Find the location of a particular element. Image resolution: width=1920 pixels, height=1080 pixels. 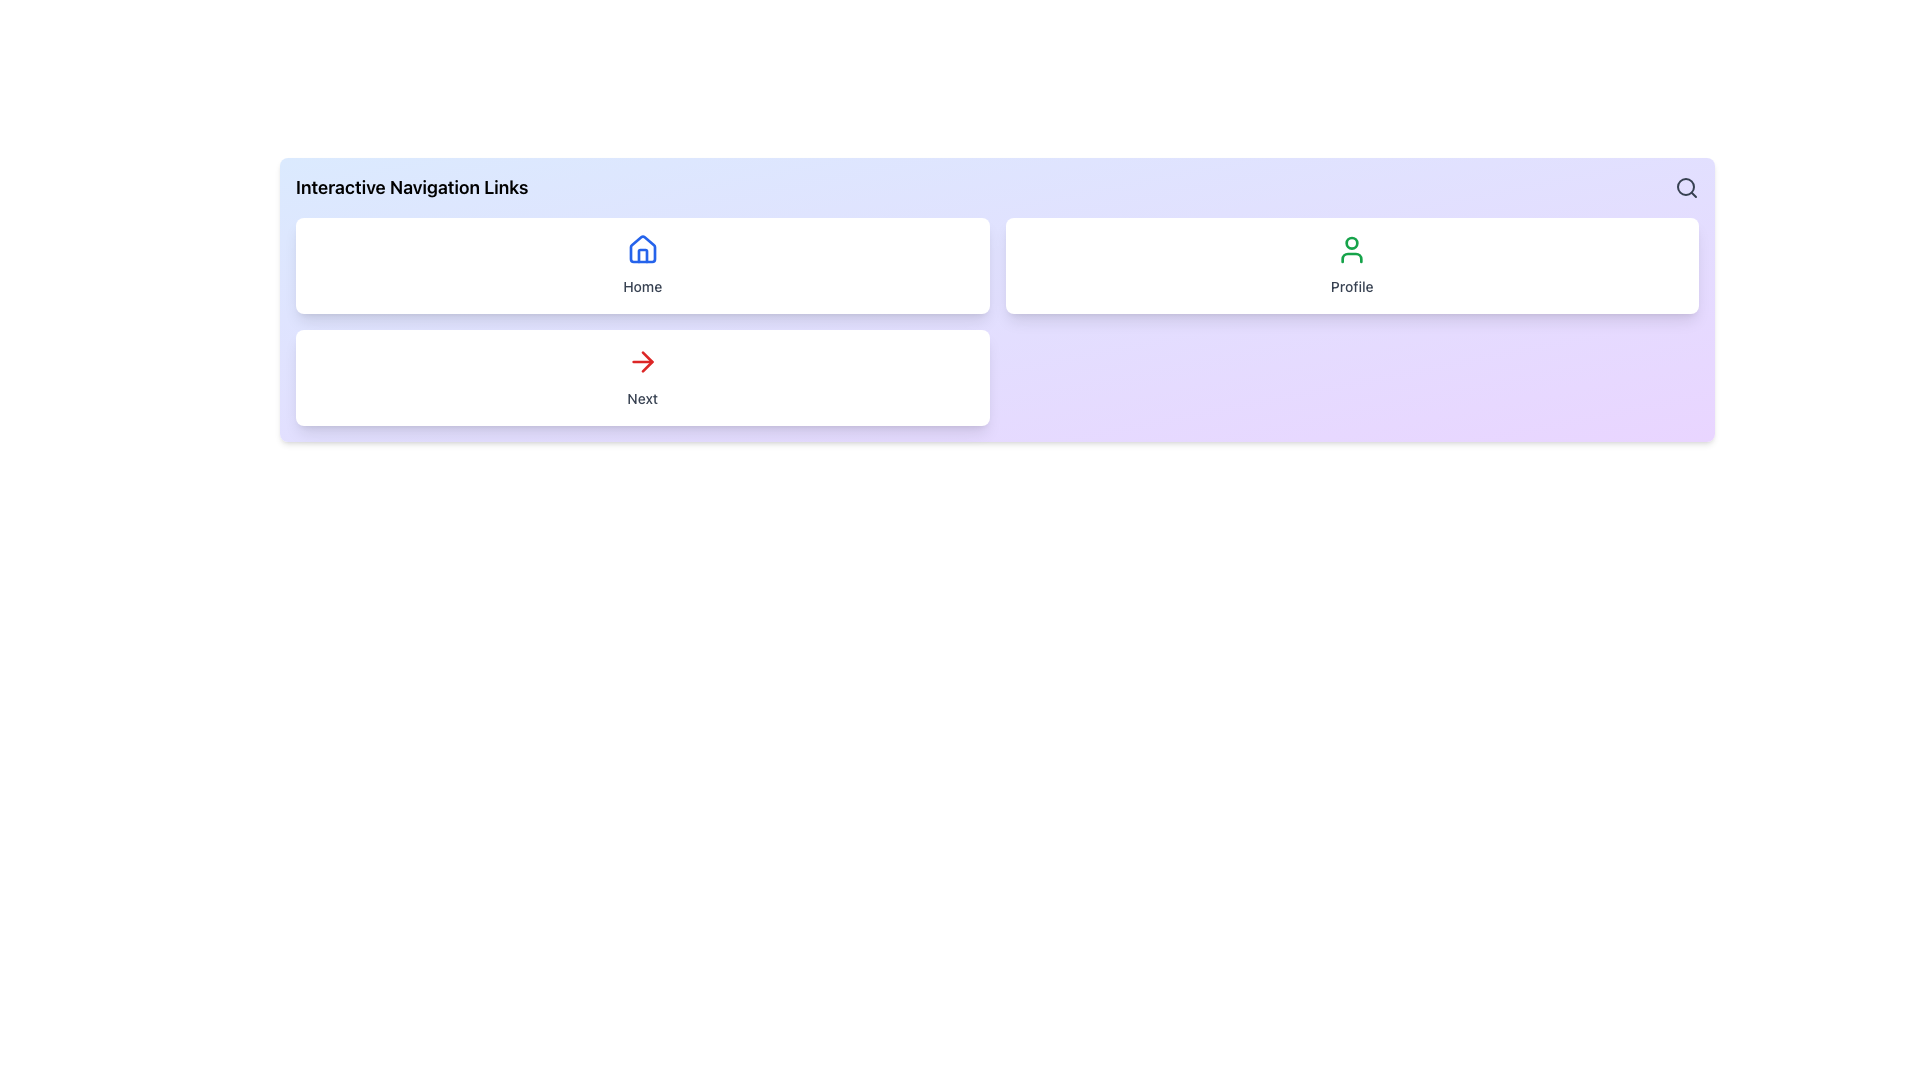

the inner detail of the house icon located in the top-left quadrant of the interface is located at coordinates (642, 254).